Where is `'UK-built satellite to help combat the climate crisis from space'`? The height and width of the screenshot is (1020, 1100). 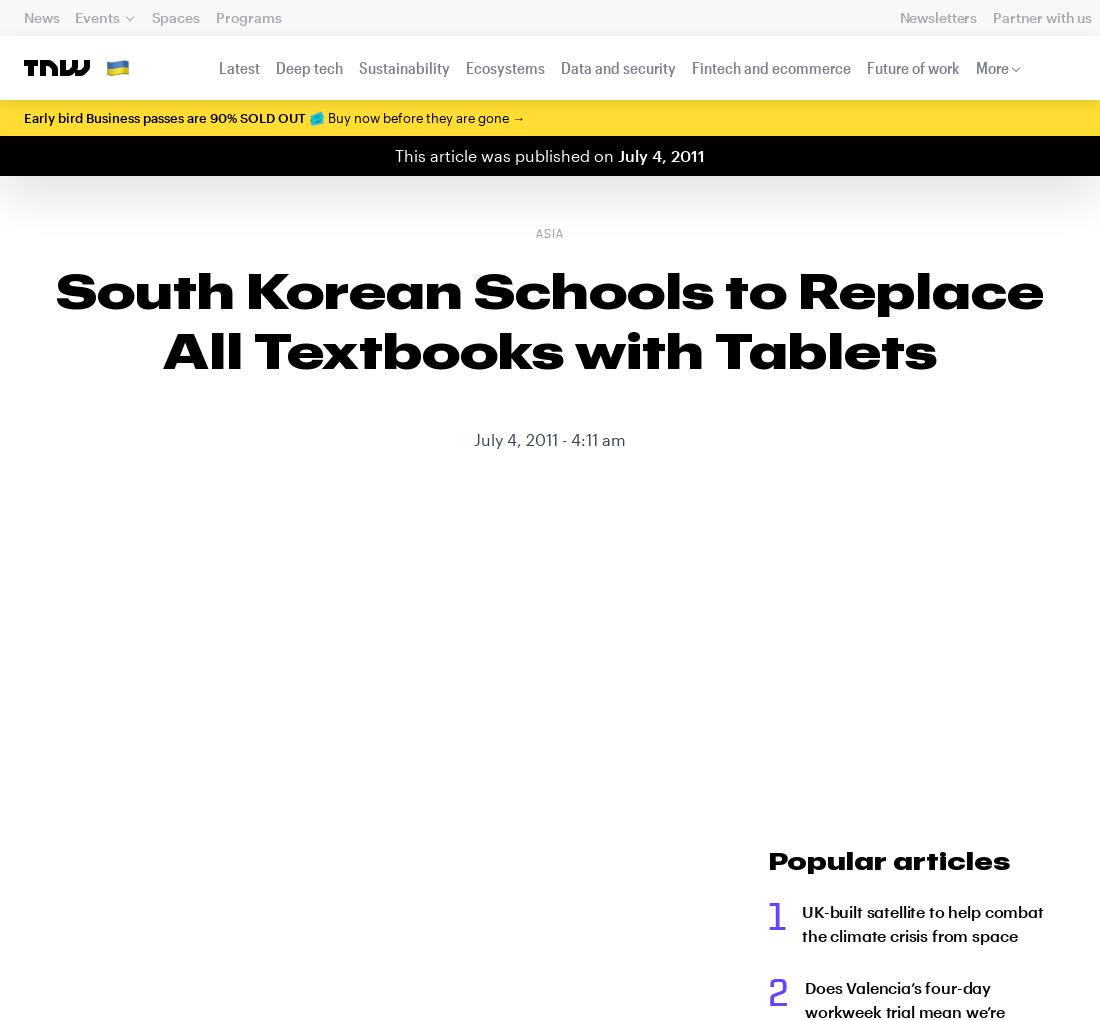 'UK-built satellite to help combat the climate crisis from space' is located at coordinates (802, 923).